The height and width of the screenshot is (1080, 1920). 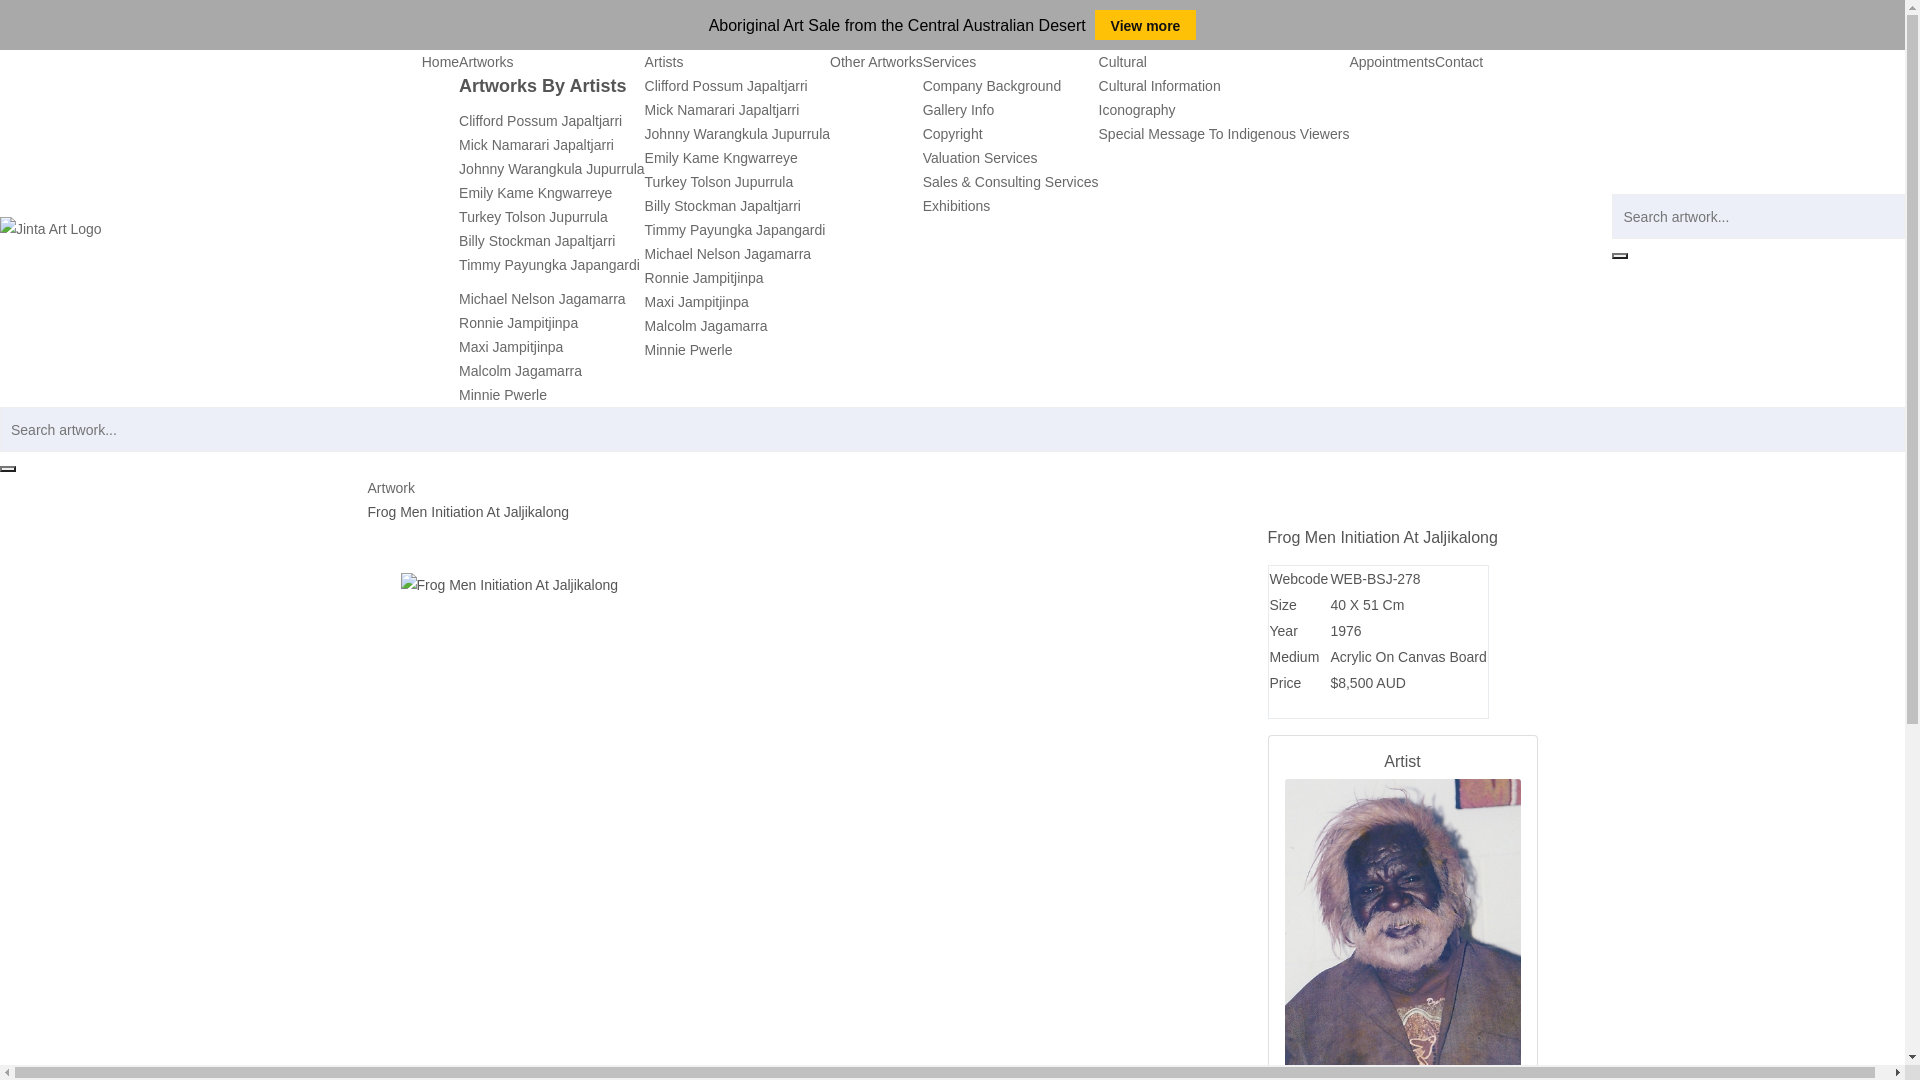 What do you see at coordinates (980, 157) in the screenshot?
I see `'Valuation Services'` at bounding box center [980, 157].